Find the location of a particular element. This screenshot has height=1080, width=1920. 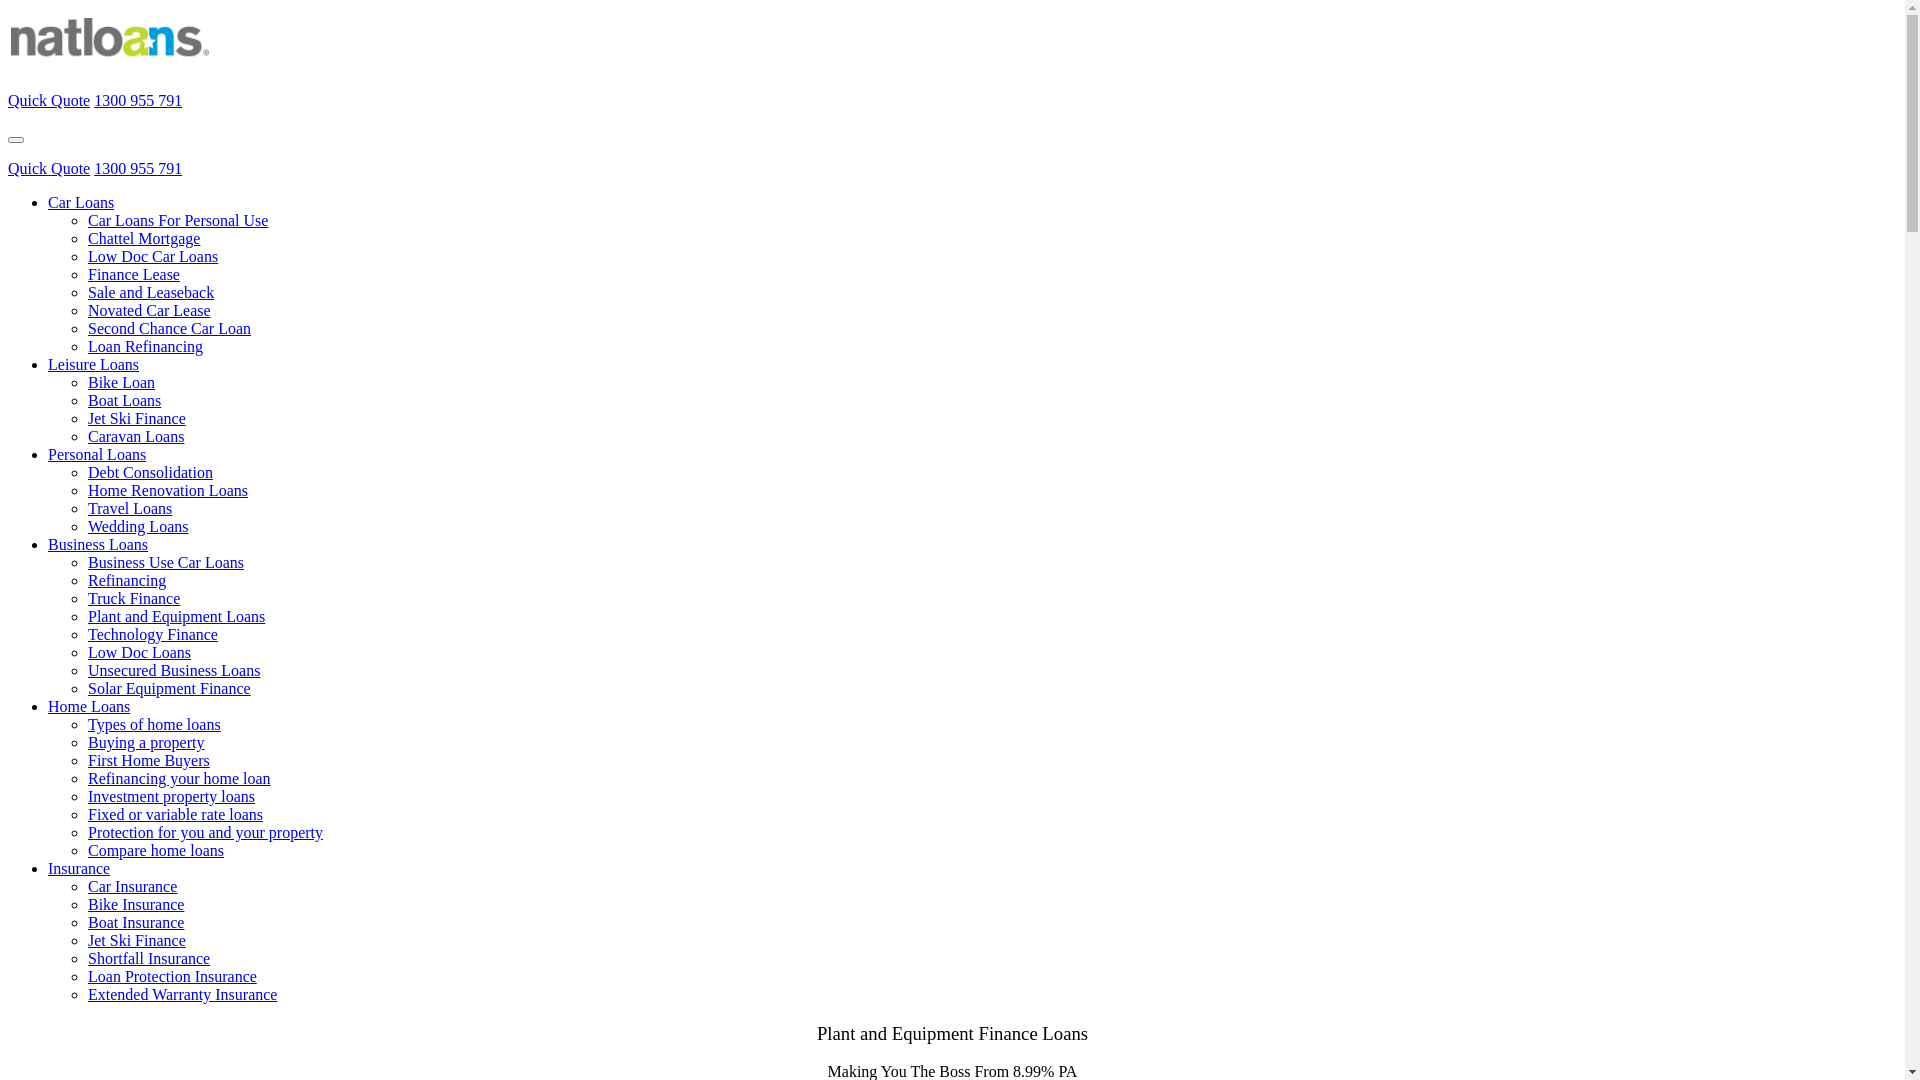

'Jet Ski Finance' is located at coordinates (136, 417).